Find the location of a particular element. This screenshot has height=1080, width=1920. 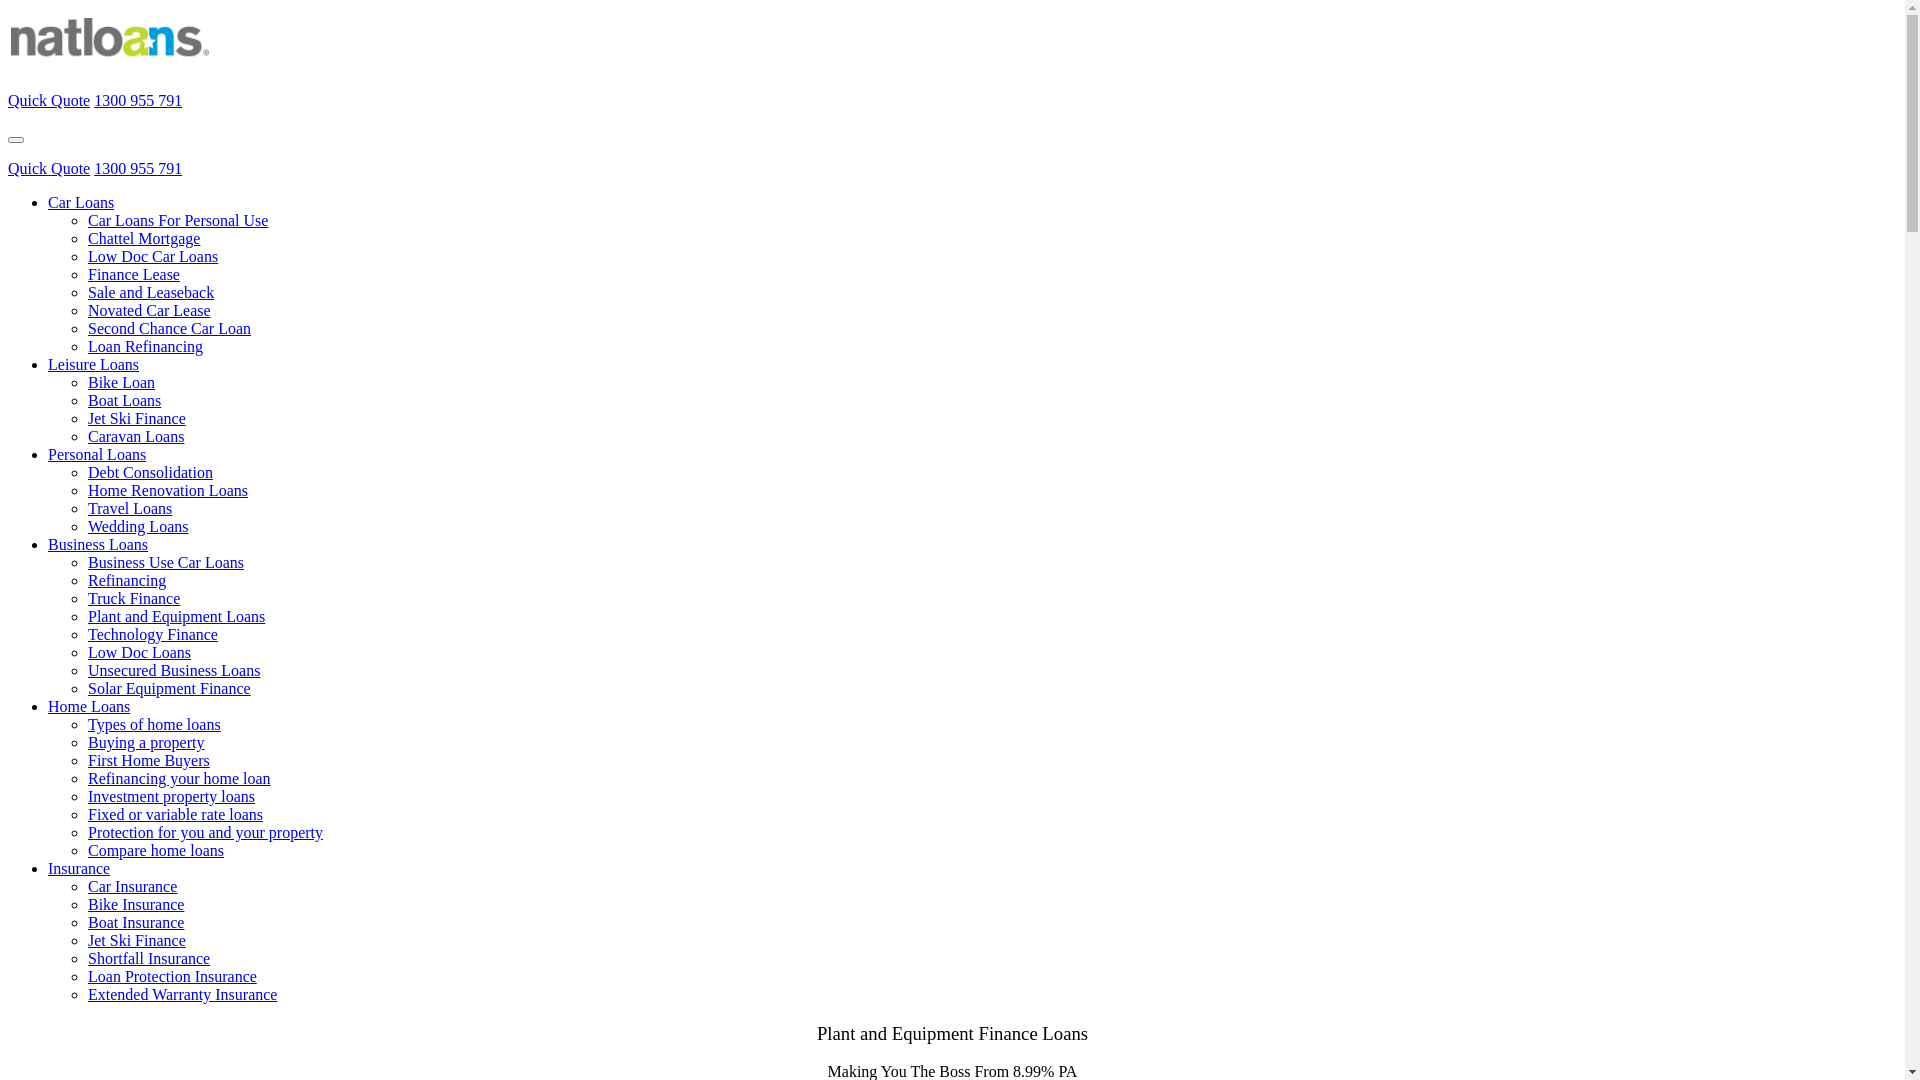

'Jet Ski Finance' is located at coordinates (136, 417).